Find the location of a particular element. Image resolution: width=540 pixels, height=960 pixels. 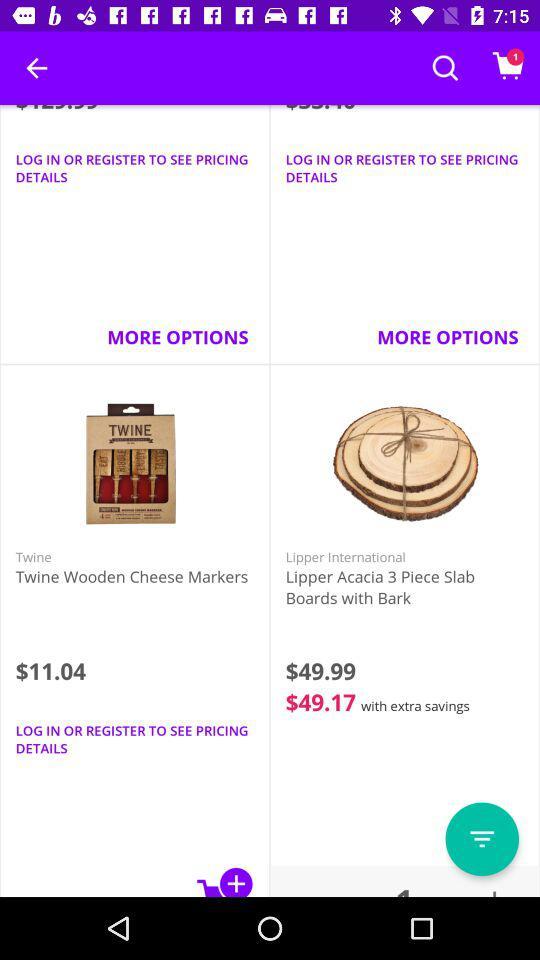

the filter_list icon is located at coordinates (481, 839).